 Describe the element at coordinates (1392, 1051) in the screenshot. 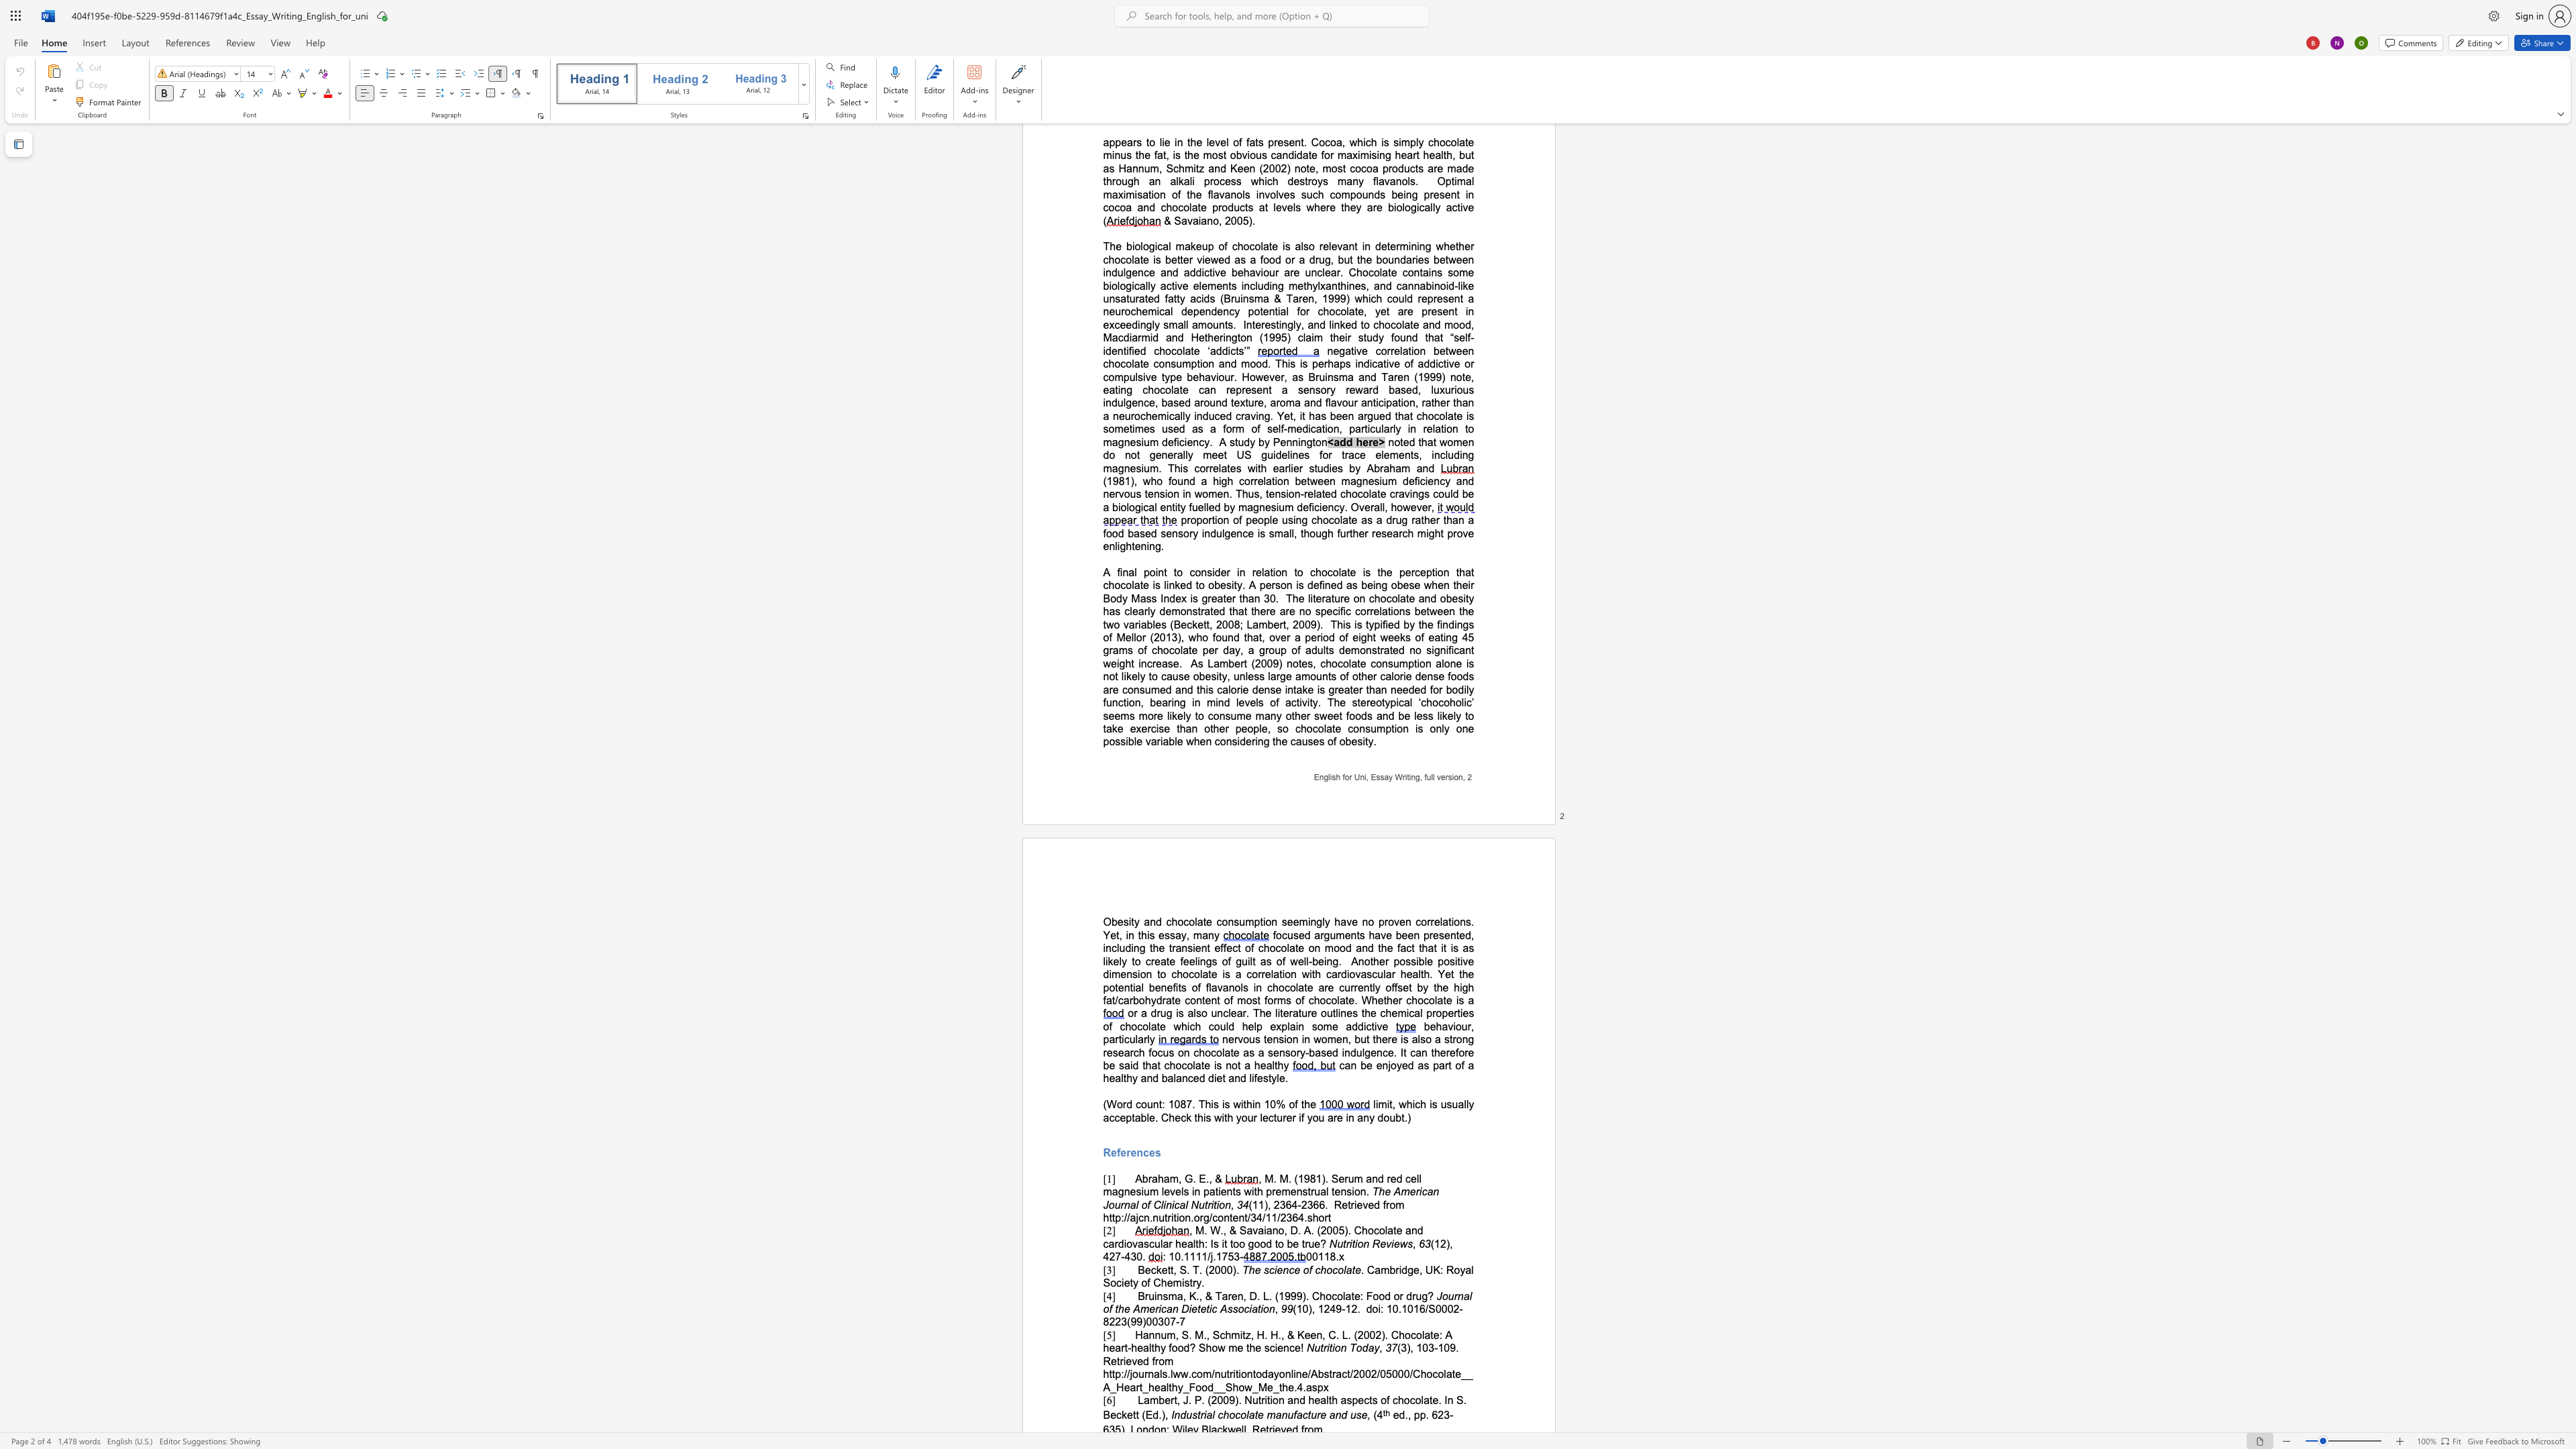

I see `the subset text ". It can the" within the text "nervous tension in women, but there is also a strong research focus on chocolate as a sensory-based indulgence. It can therefore be said that chocolate is not a healthy"` at that location.